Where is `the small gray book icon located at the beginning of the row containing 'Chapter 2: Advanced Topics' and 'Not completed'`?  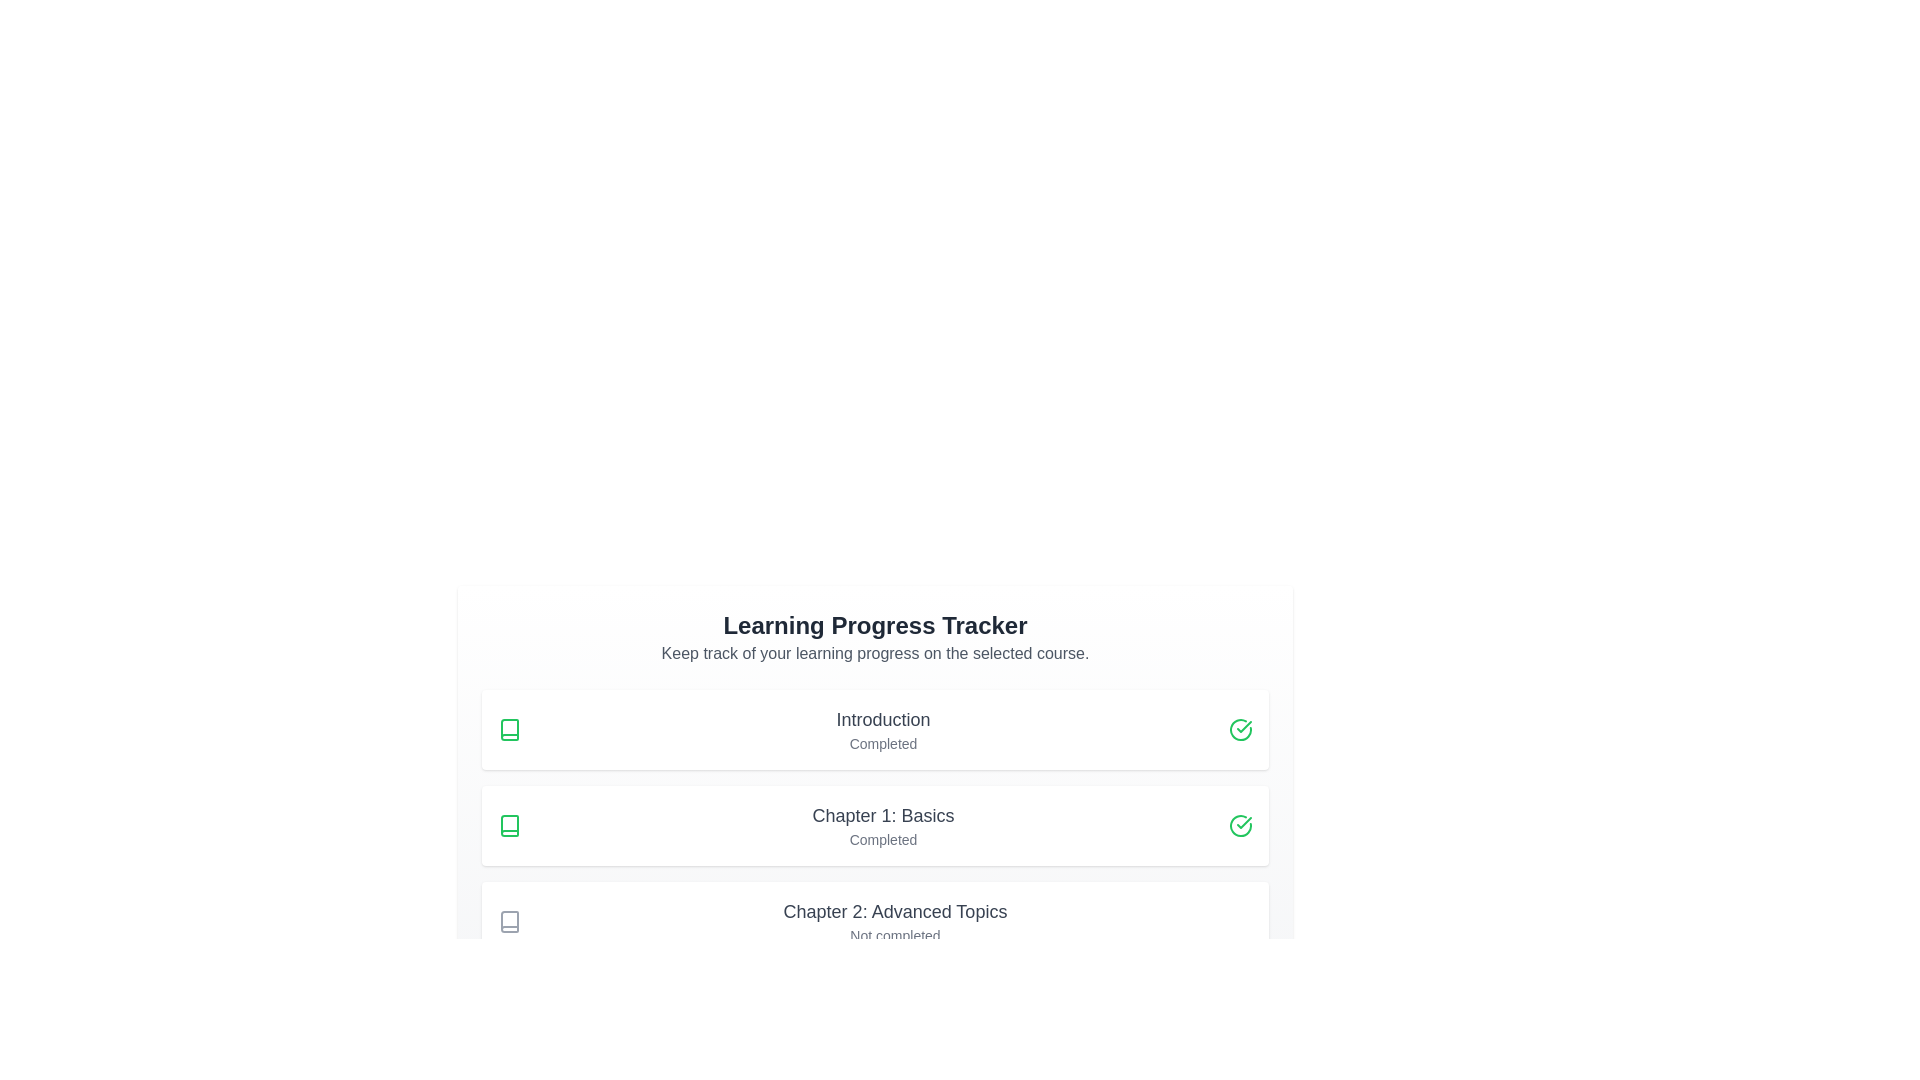 the small gray book icon located at the beginning of the row containing 'Chapter 2: Advanced Topics' and 'Not completed' is located at coordinates (509, 921).